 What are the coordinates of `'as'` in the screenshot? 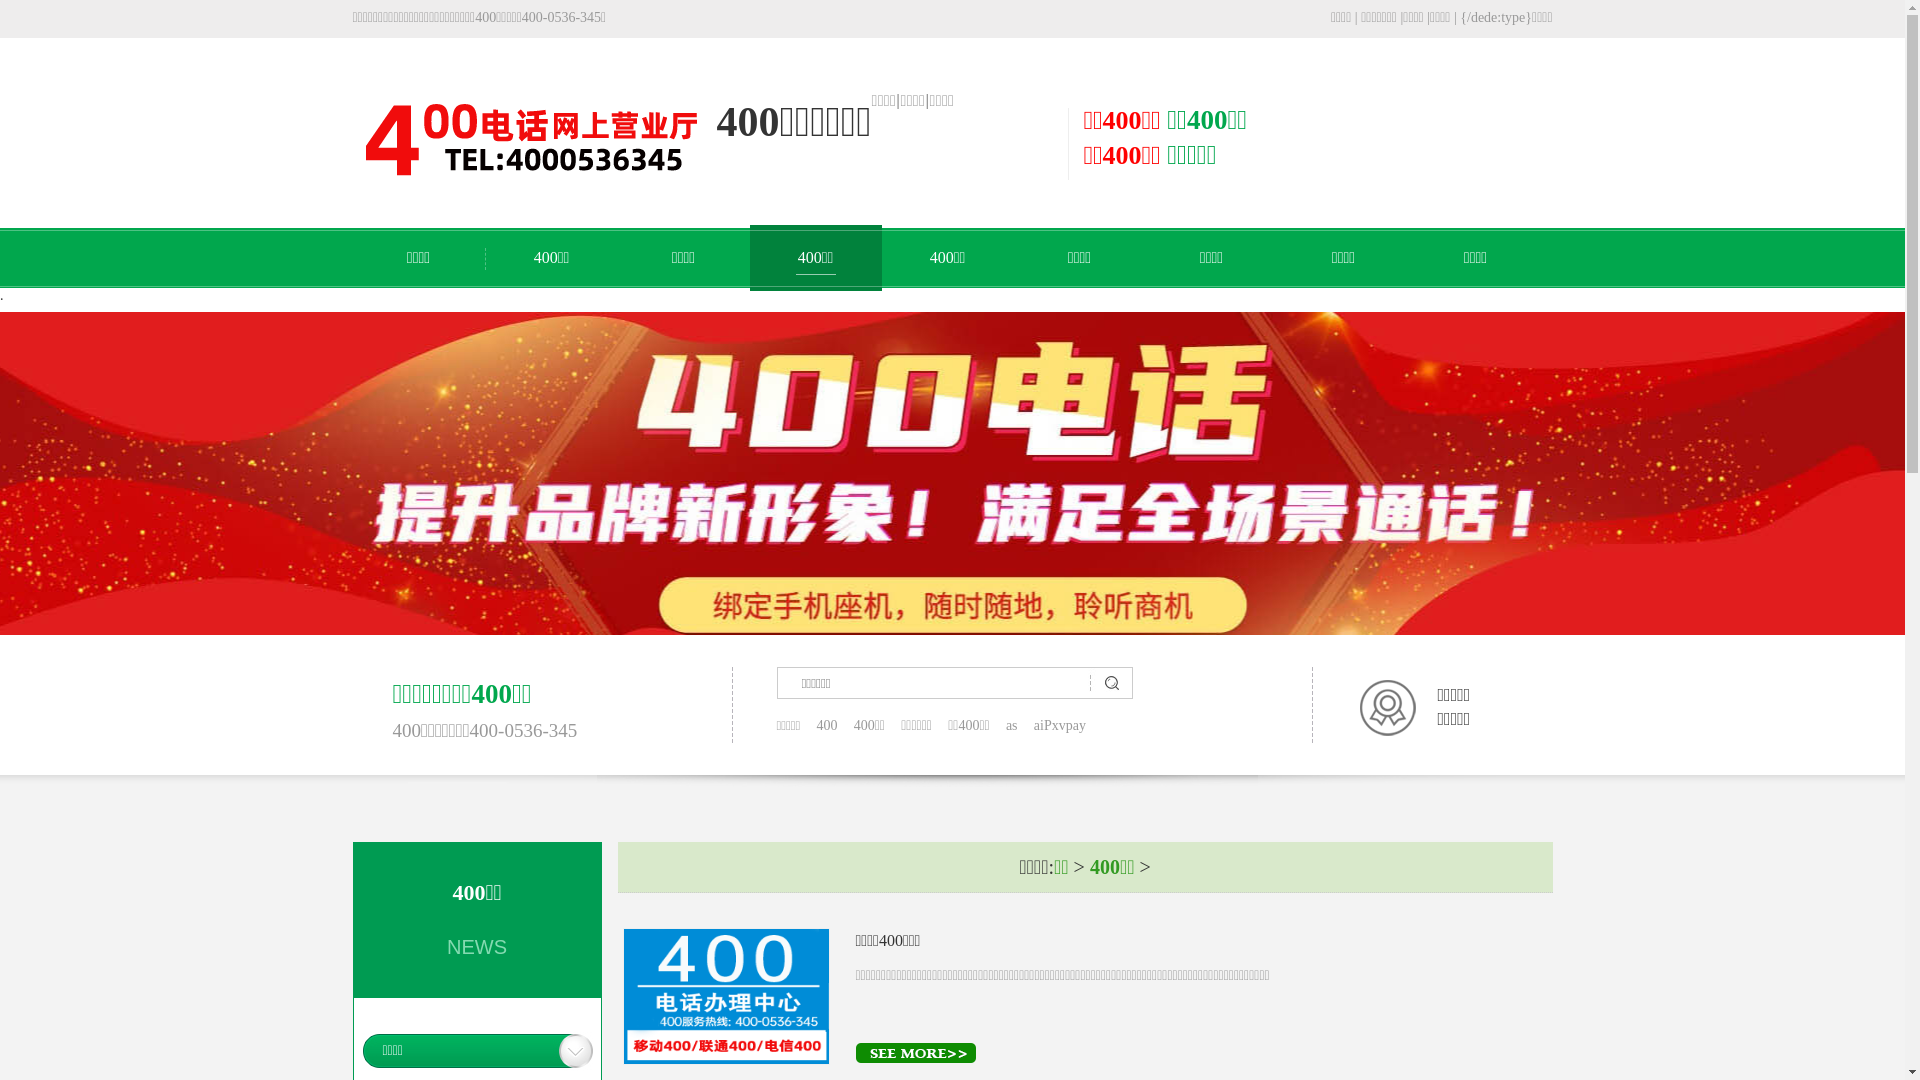 It's located at (1012, 725).